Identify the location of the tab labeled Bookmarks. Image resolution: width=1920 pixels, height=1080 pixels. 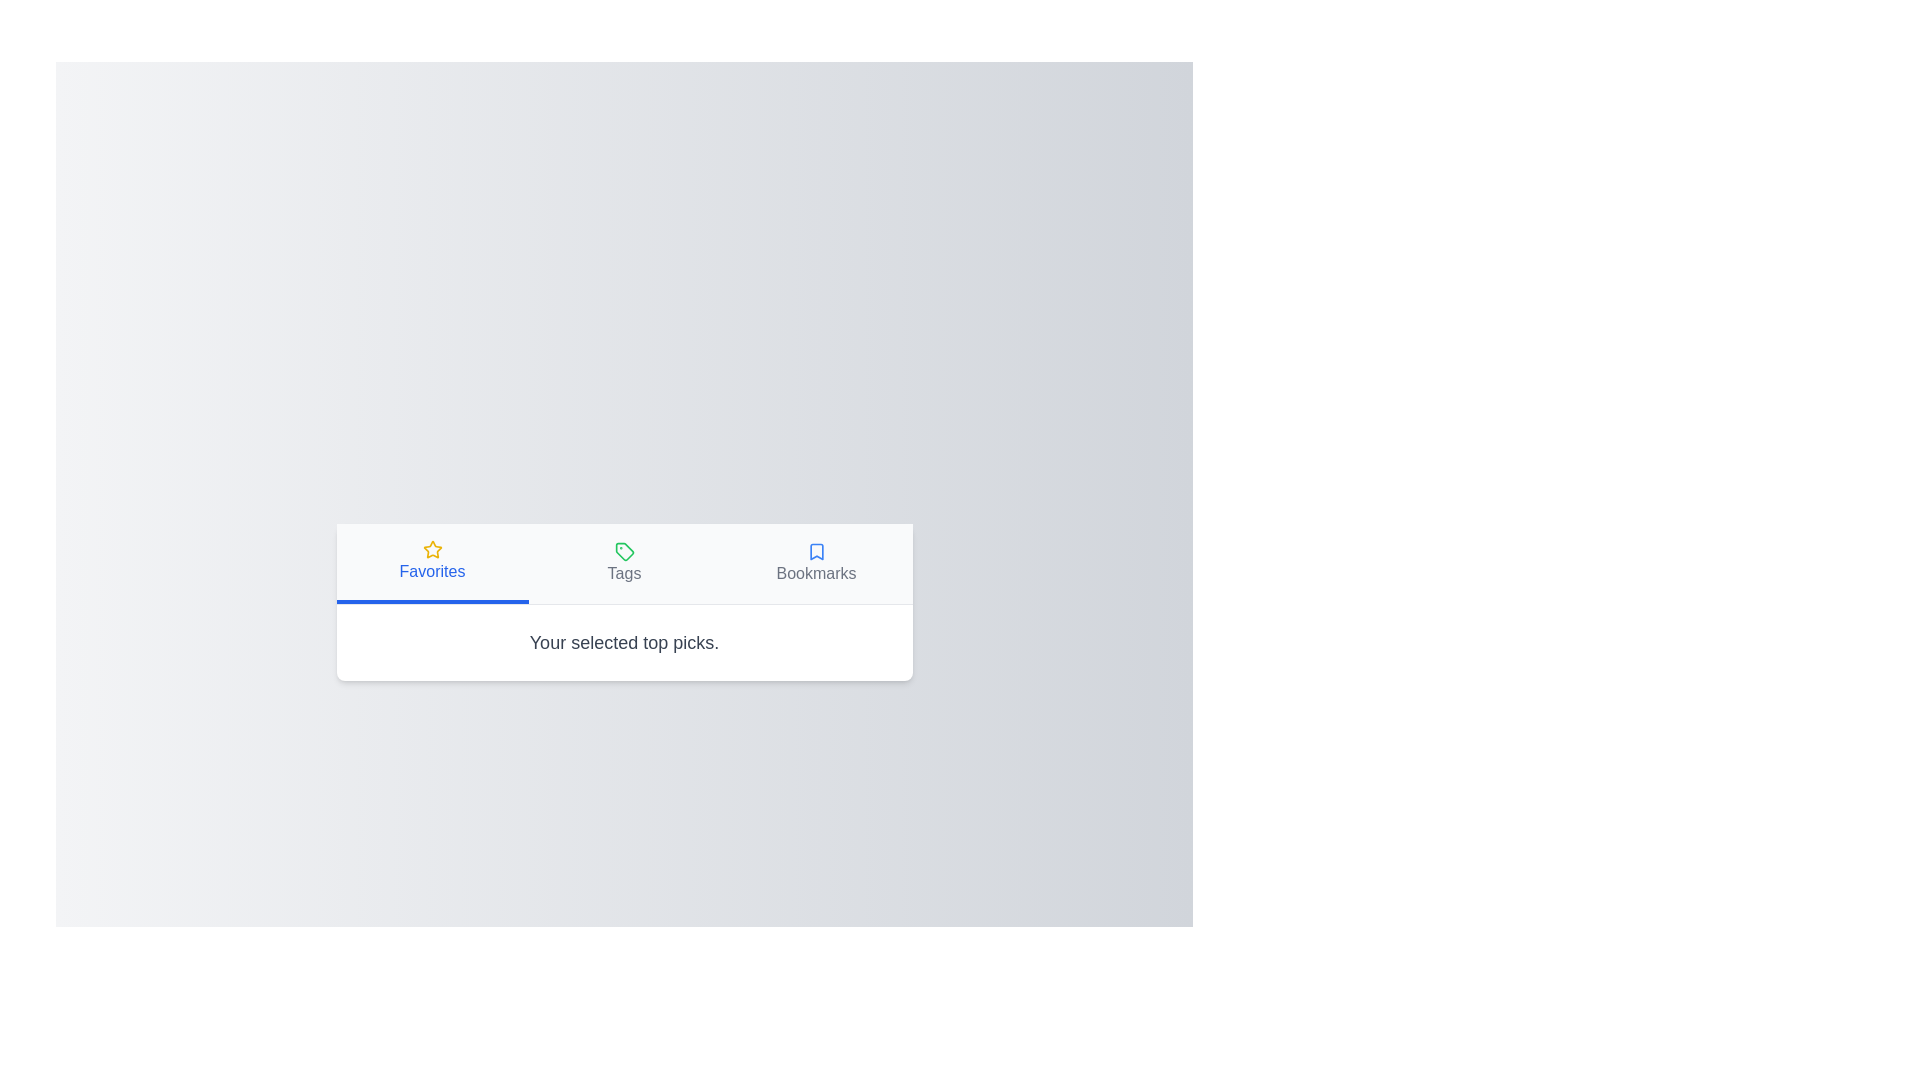
(816, 563).